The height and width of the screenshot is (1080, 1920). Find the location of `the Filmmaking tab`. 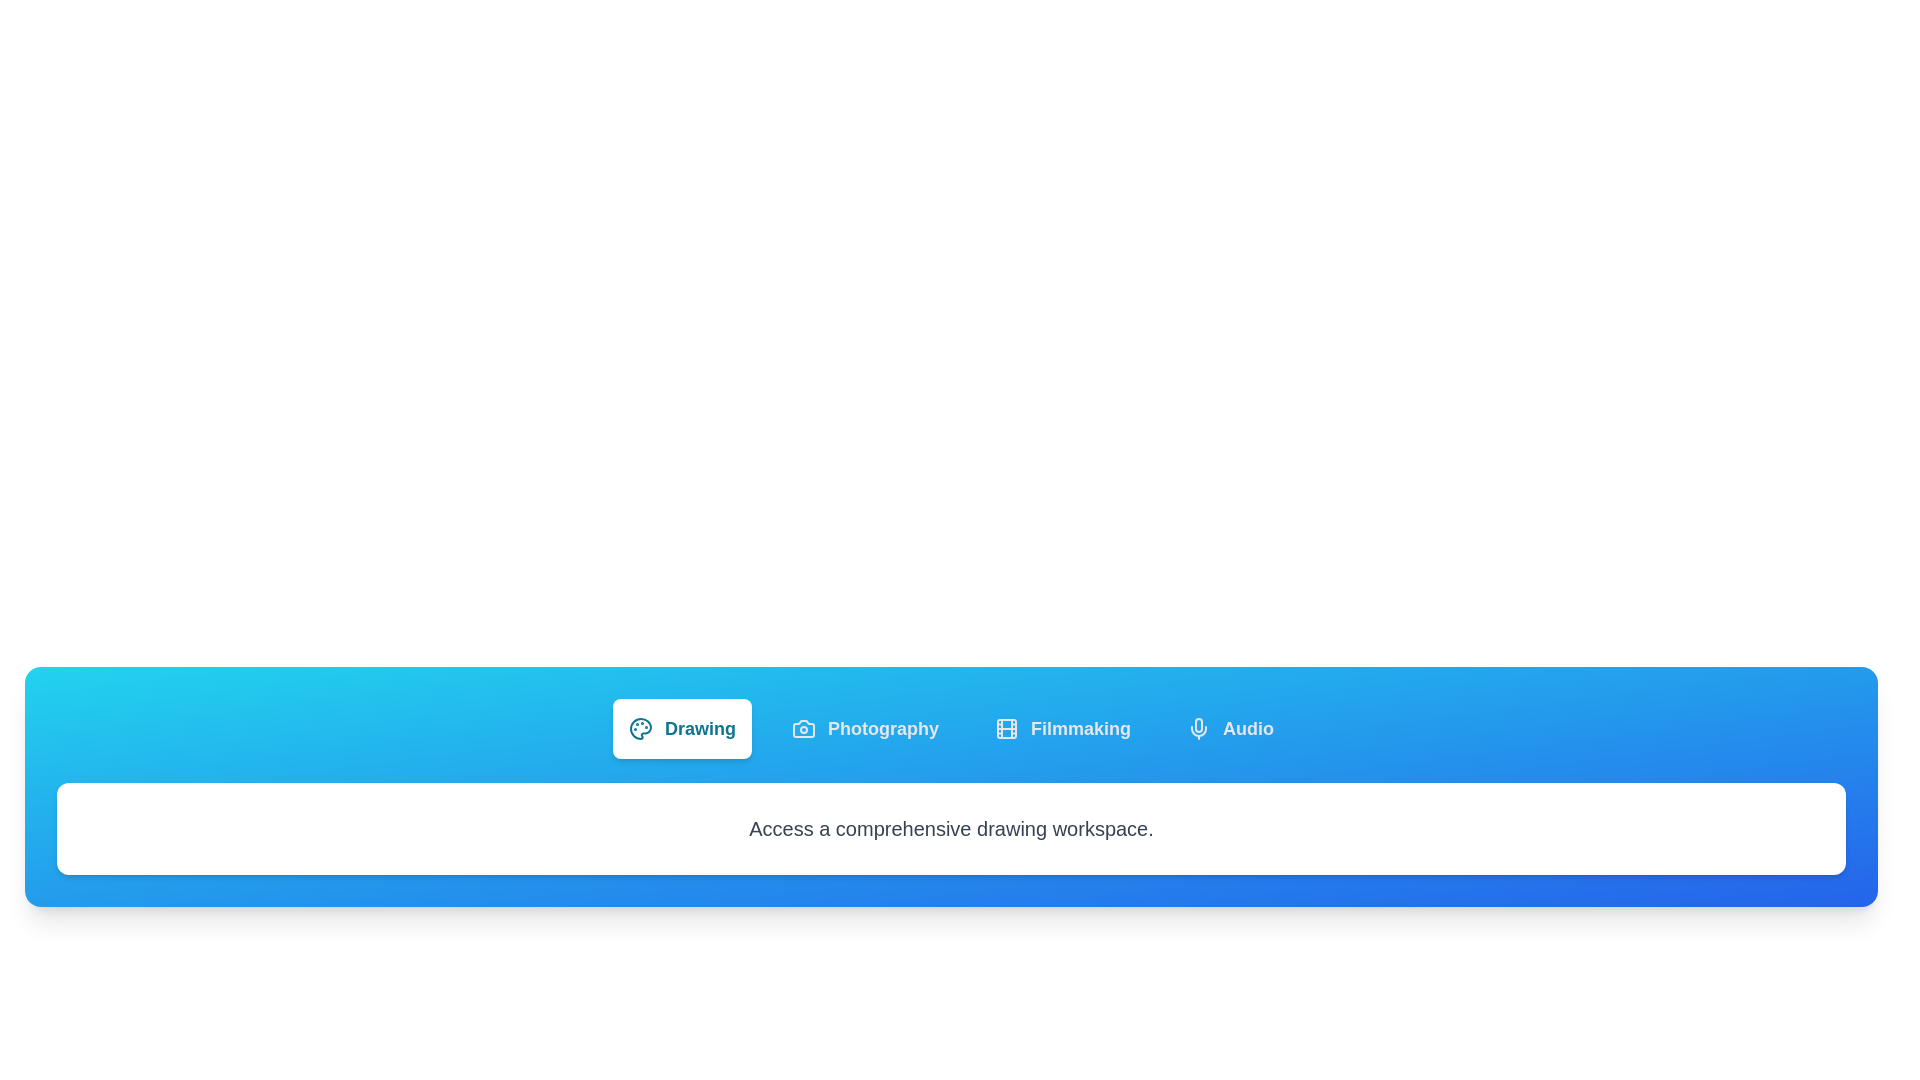

the Filmmaking tab is located at coordinates (1061, 729).